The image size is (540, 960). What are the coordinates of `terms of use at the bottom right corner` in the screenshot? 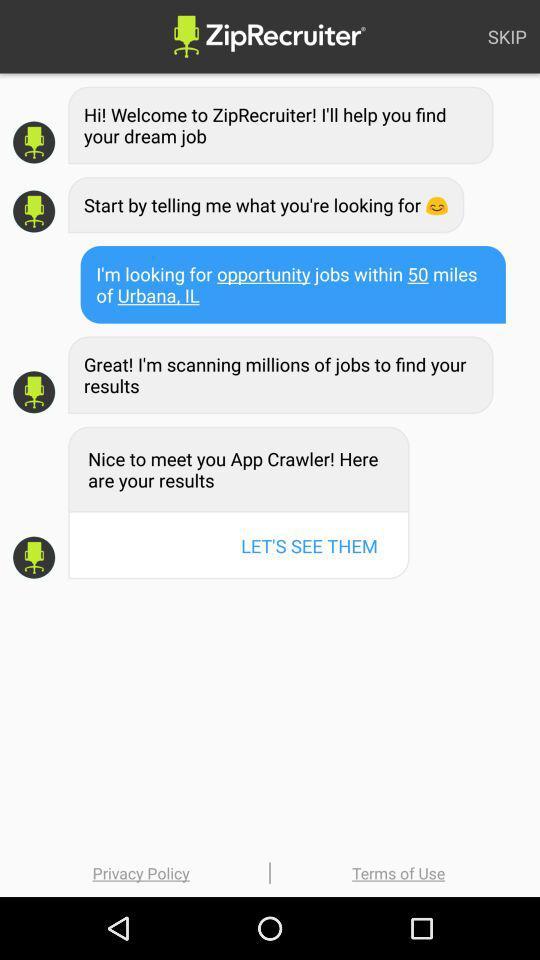 It's located at (398, 872).